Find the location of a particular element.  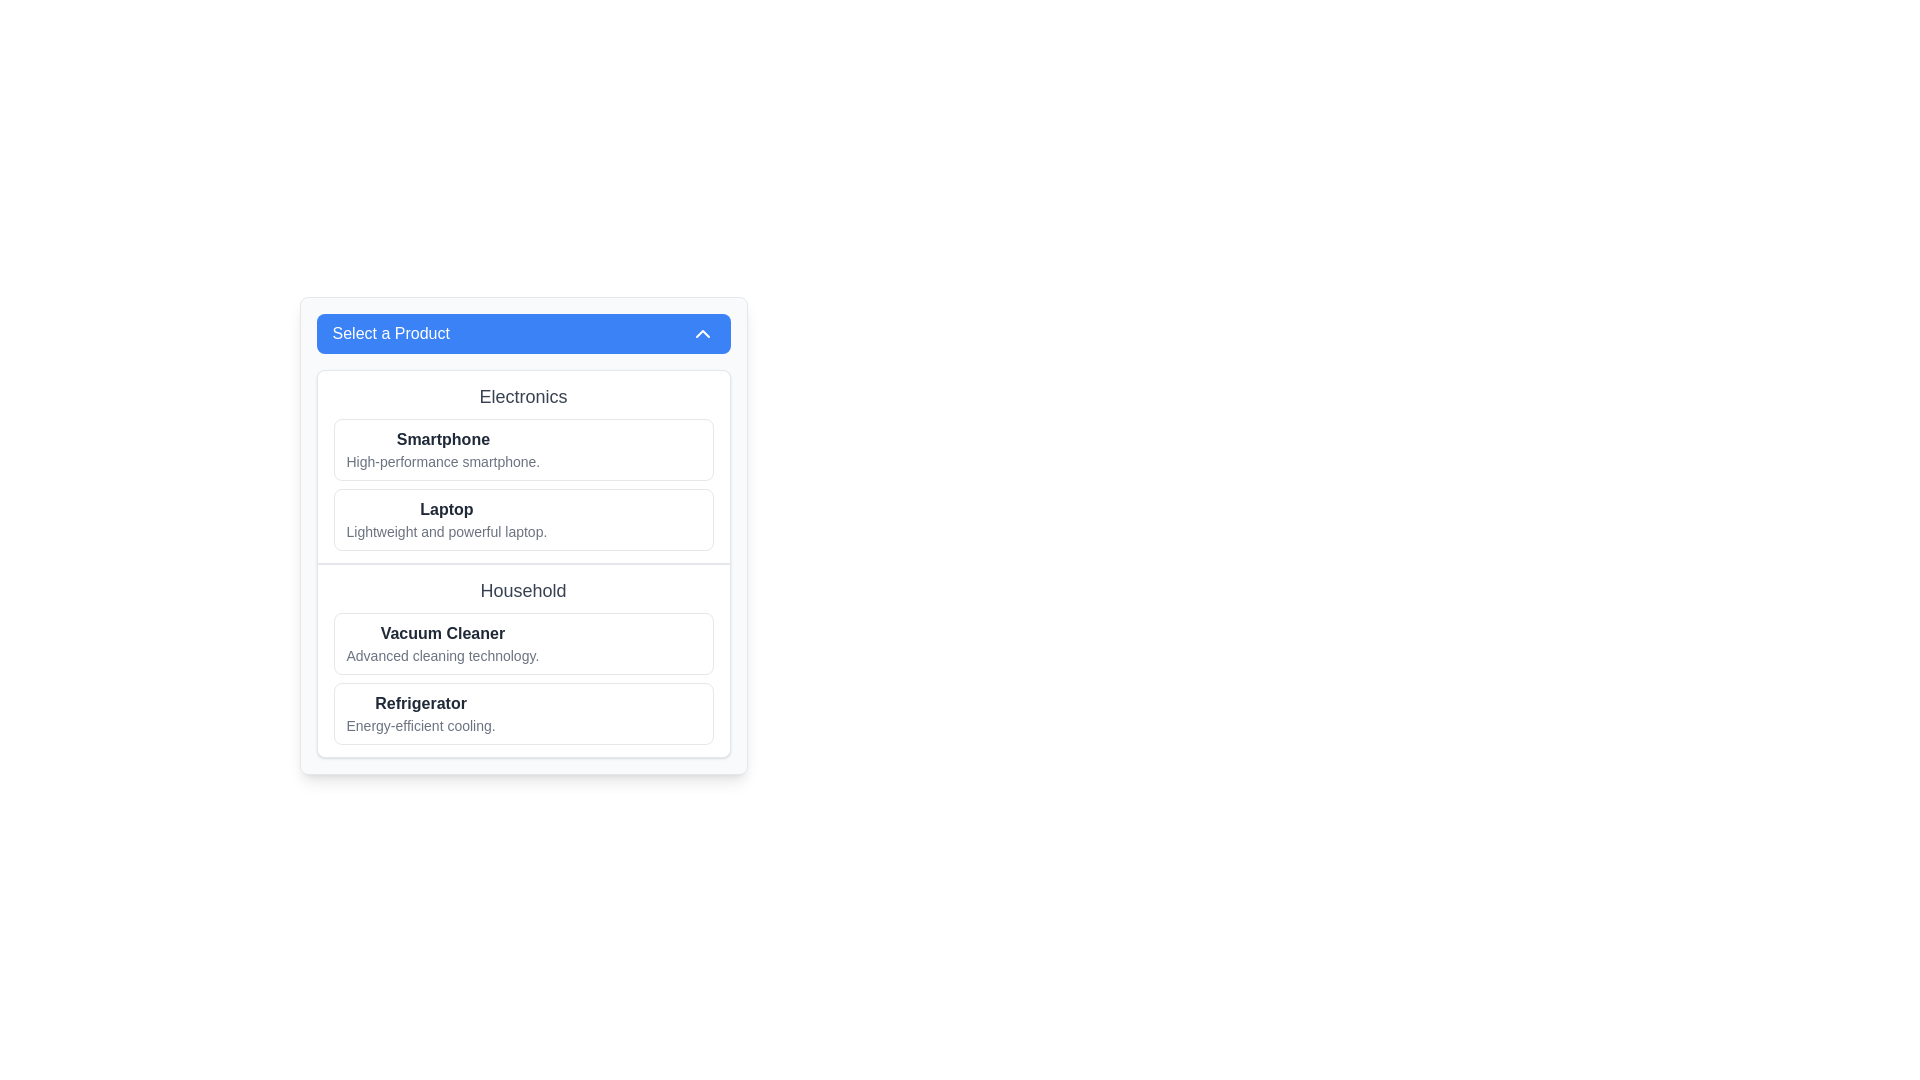

text label displaying 'Refrigerator' in bold font style and dark grey color, located in the household items section, positioned between 'Vacuum Cleaner' and 'Energy-efficient cooling.' is located at coordinates (420, 703).